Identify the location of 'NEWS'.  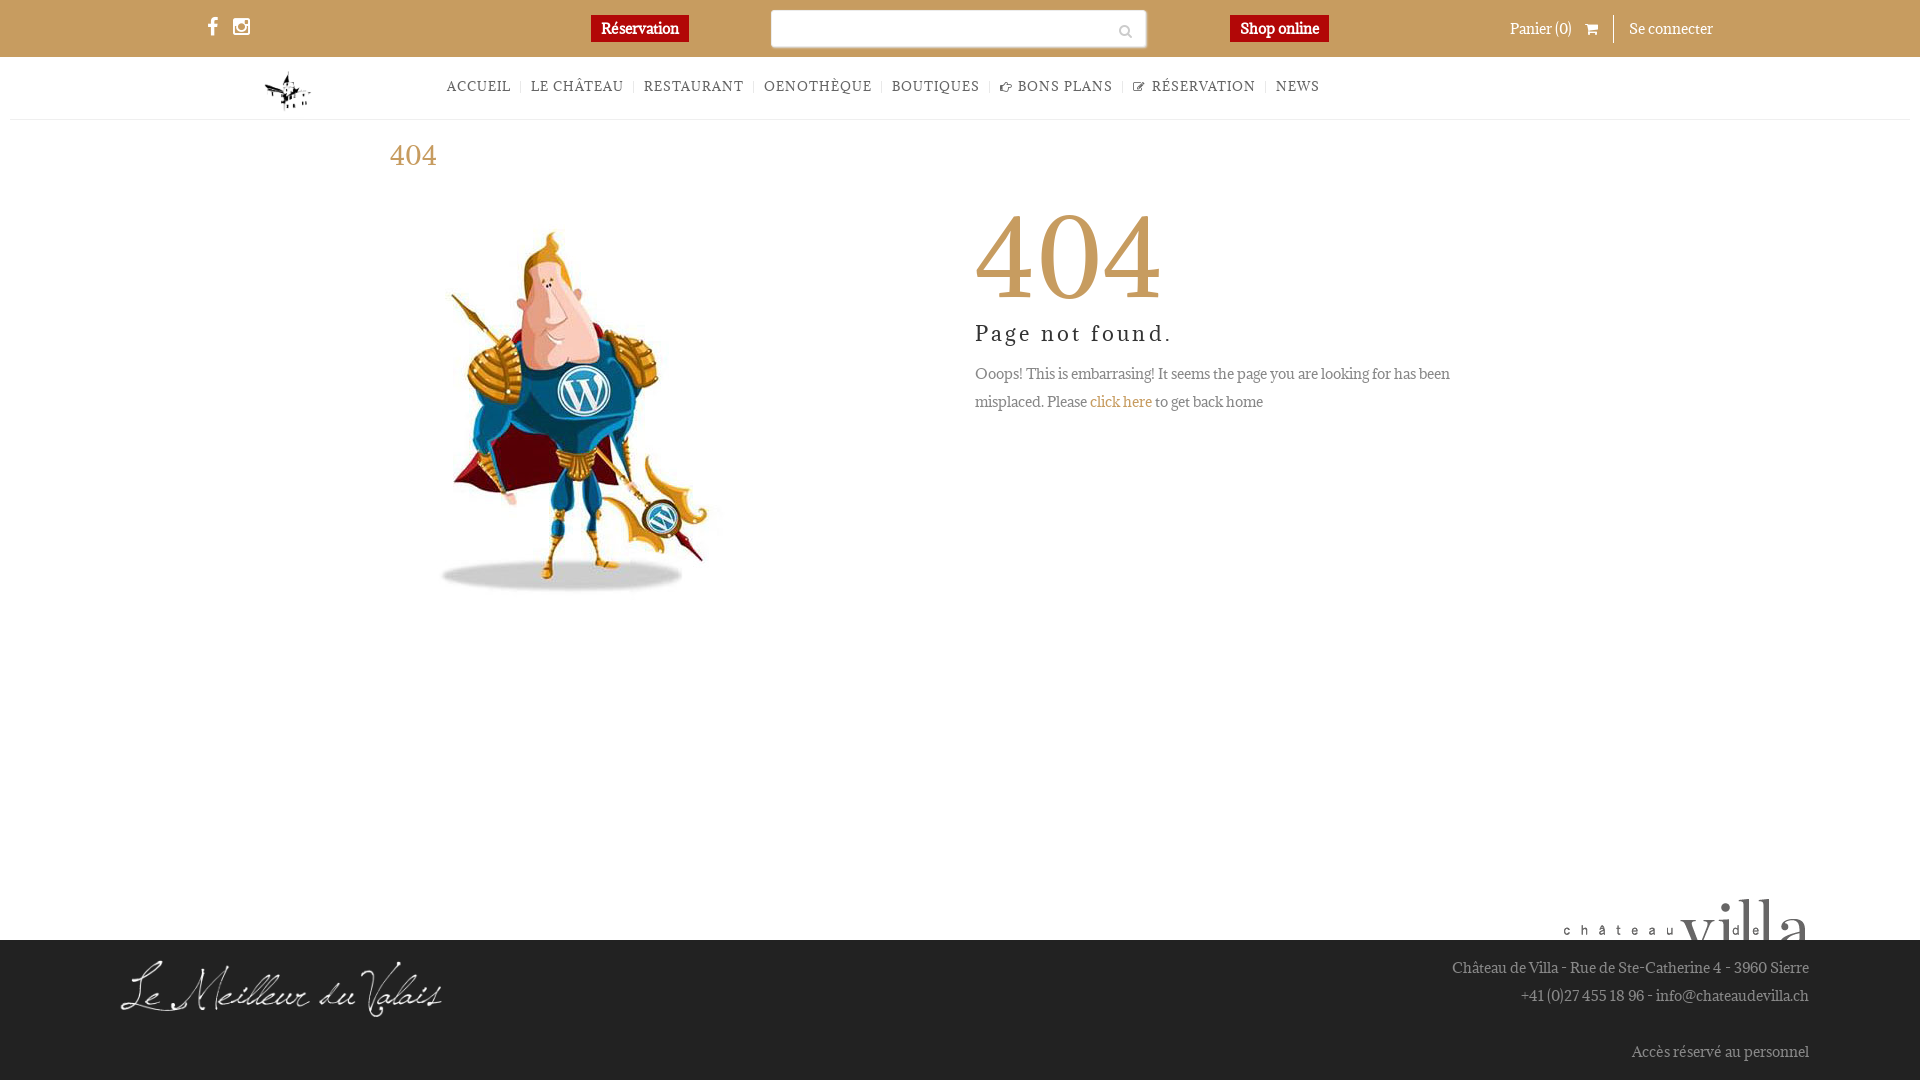
(1297, 86).